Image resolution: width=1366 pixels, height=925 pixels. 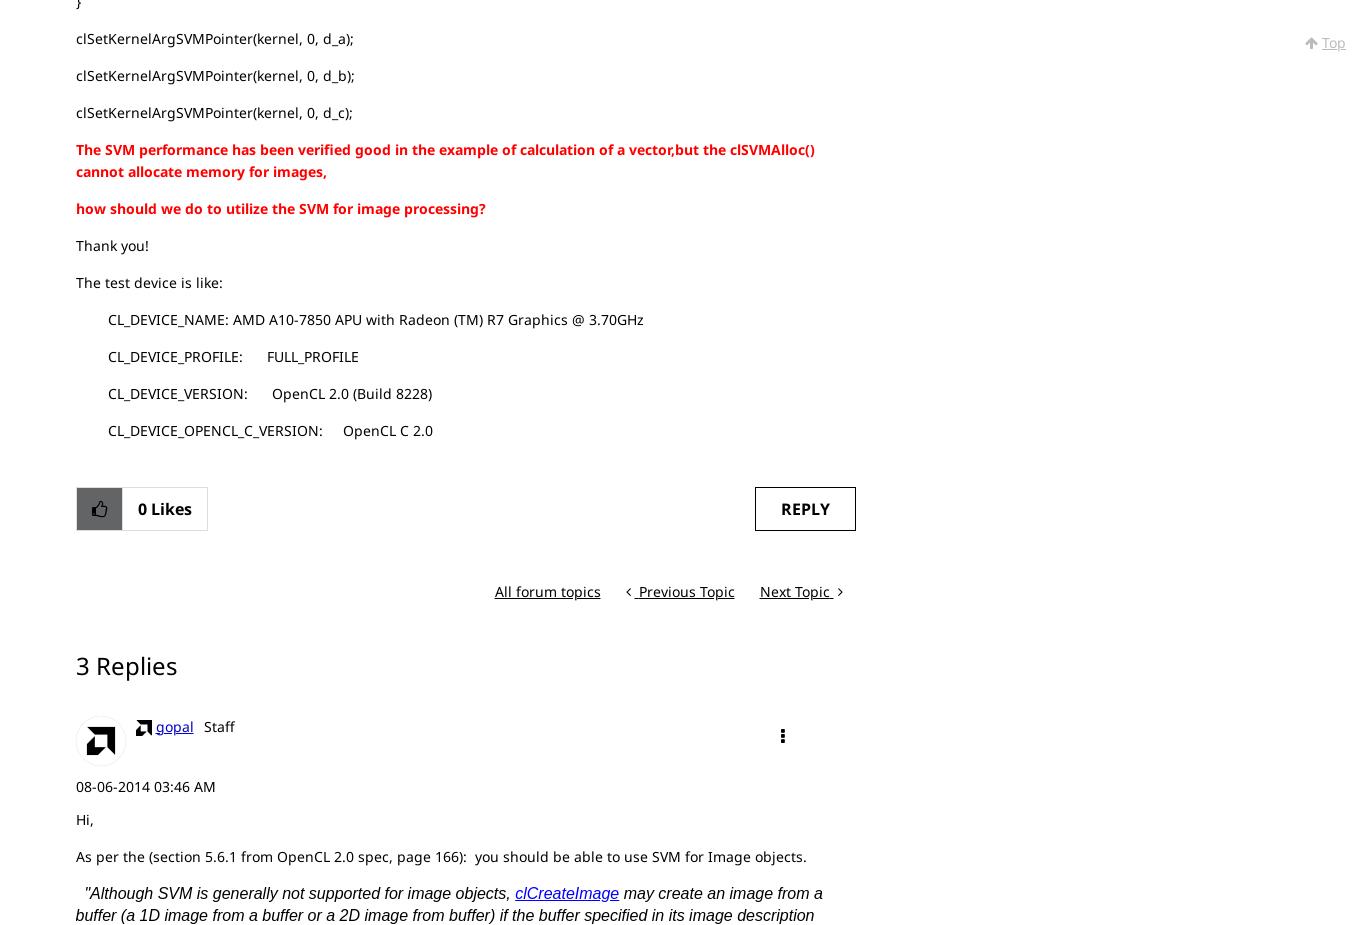 I want to click on 'CL_DEVICE_NAME: AMD A10-7850 APU with Radeon (TM) R7 Graphics @ 3.70GHz', so click(x=74, y=317).